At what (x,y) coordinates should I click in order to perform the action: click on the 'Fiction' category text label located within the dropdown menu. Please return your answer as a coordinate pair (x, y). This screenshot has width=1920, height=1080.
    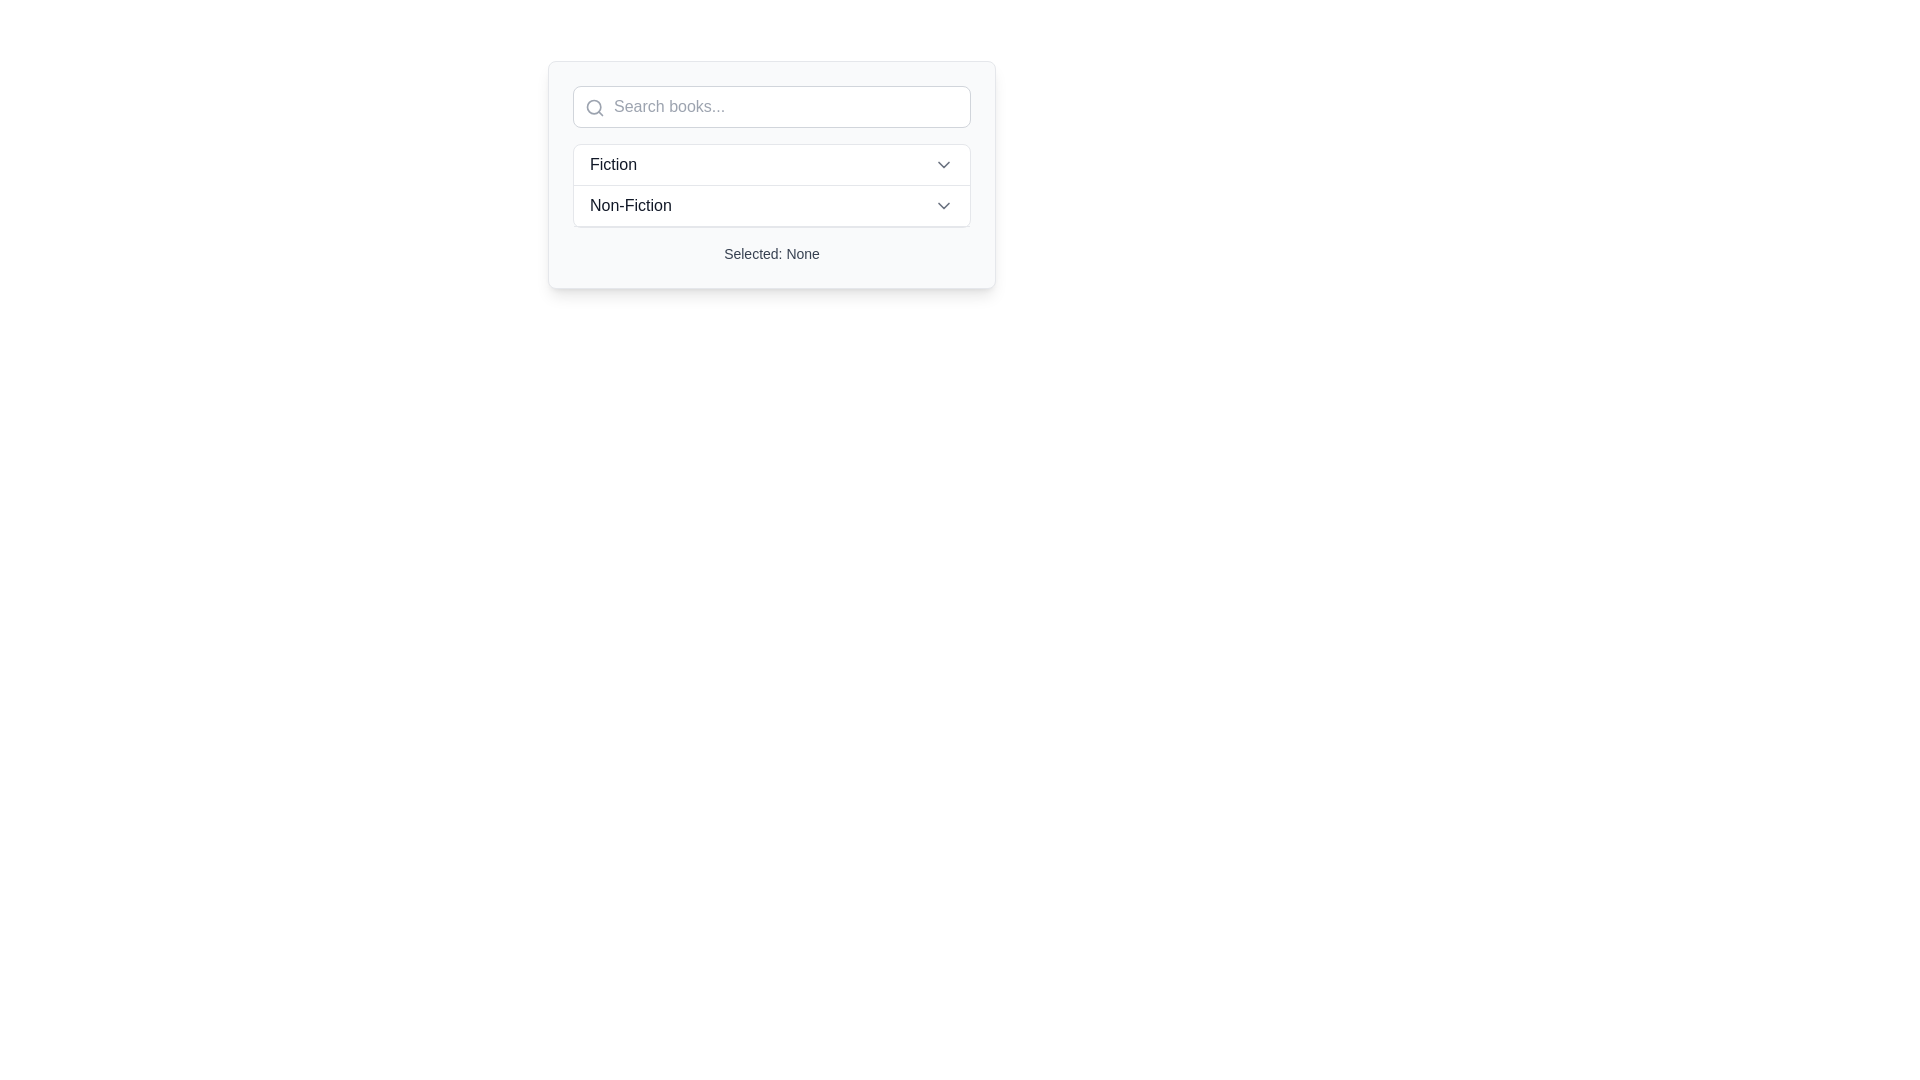
    Looking at the image, I should click on (612, 164).